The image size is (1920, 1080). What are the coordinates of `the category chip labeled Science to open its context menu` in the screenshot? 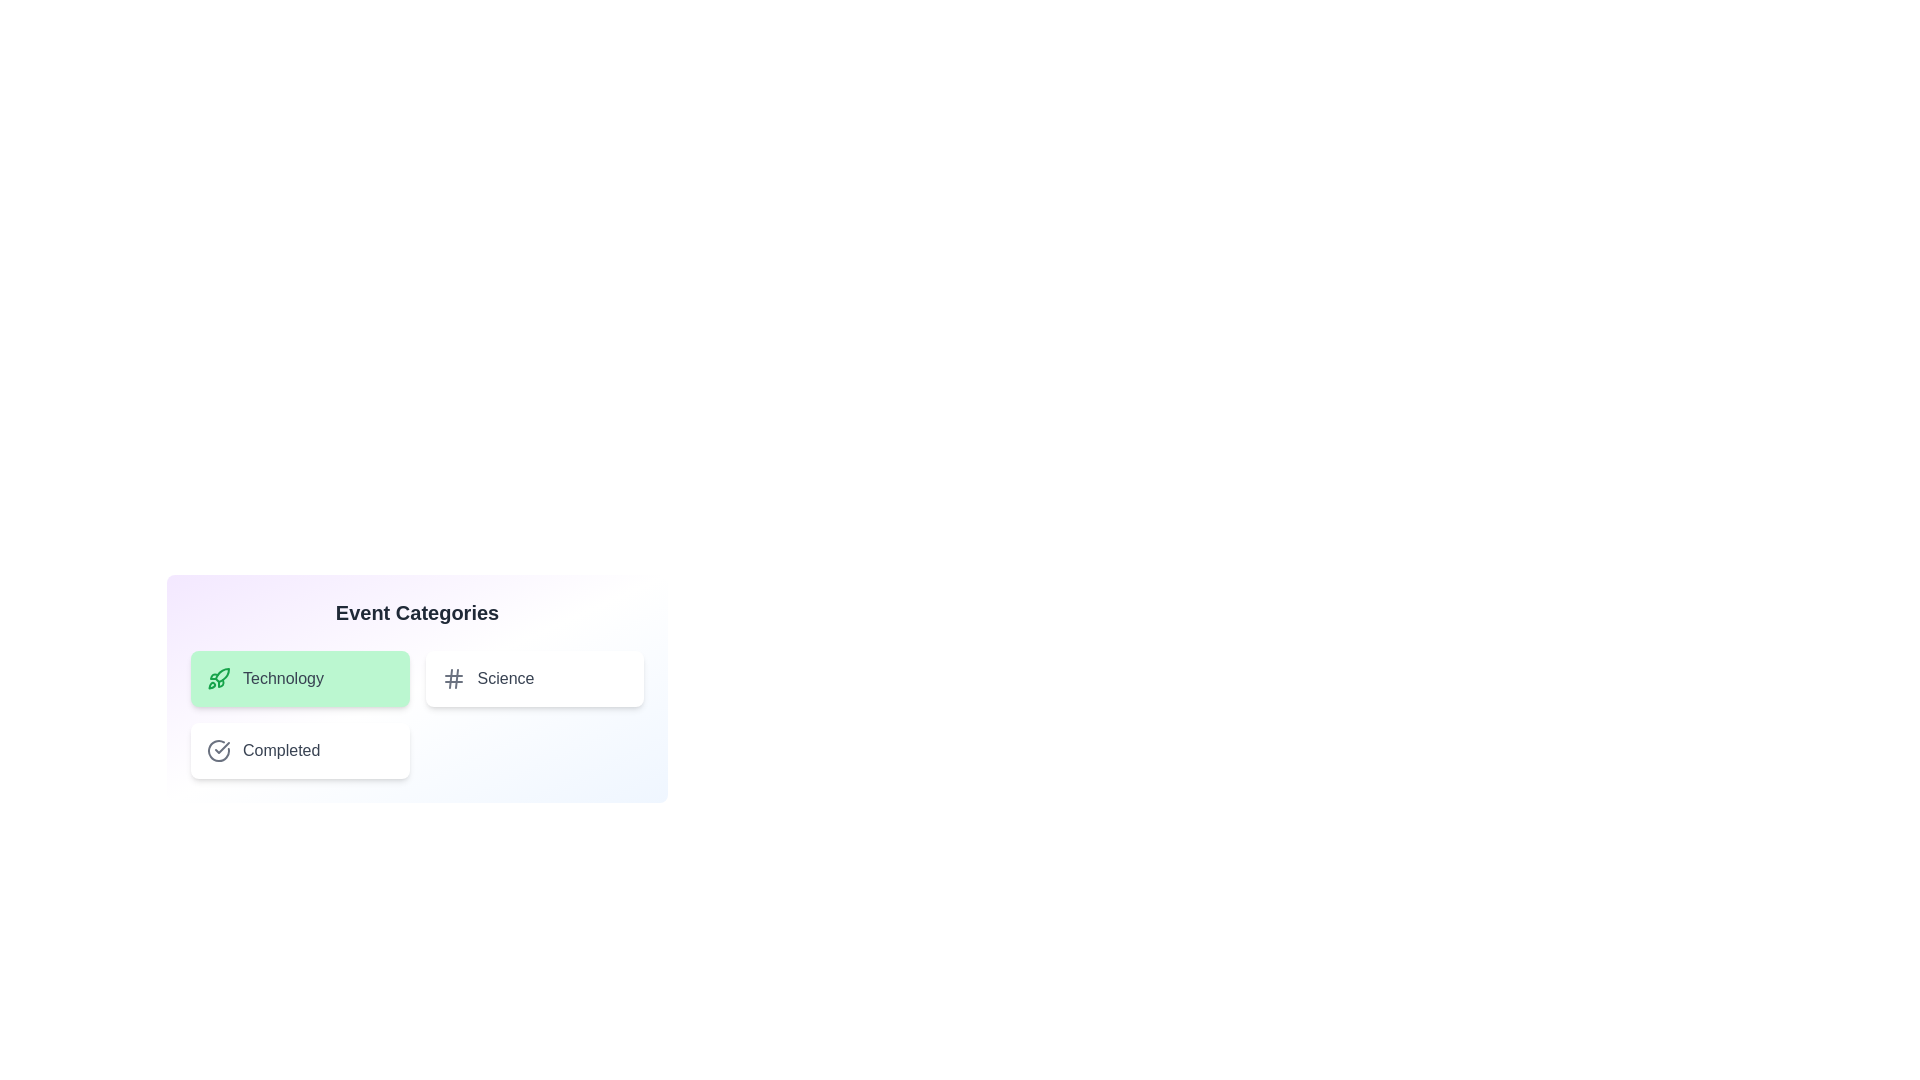 It's located at (534, 677).